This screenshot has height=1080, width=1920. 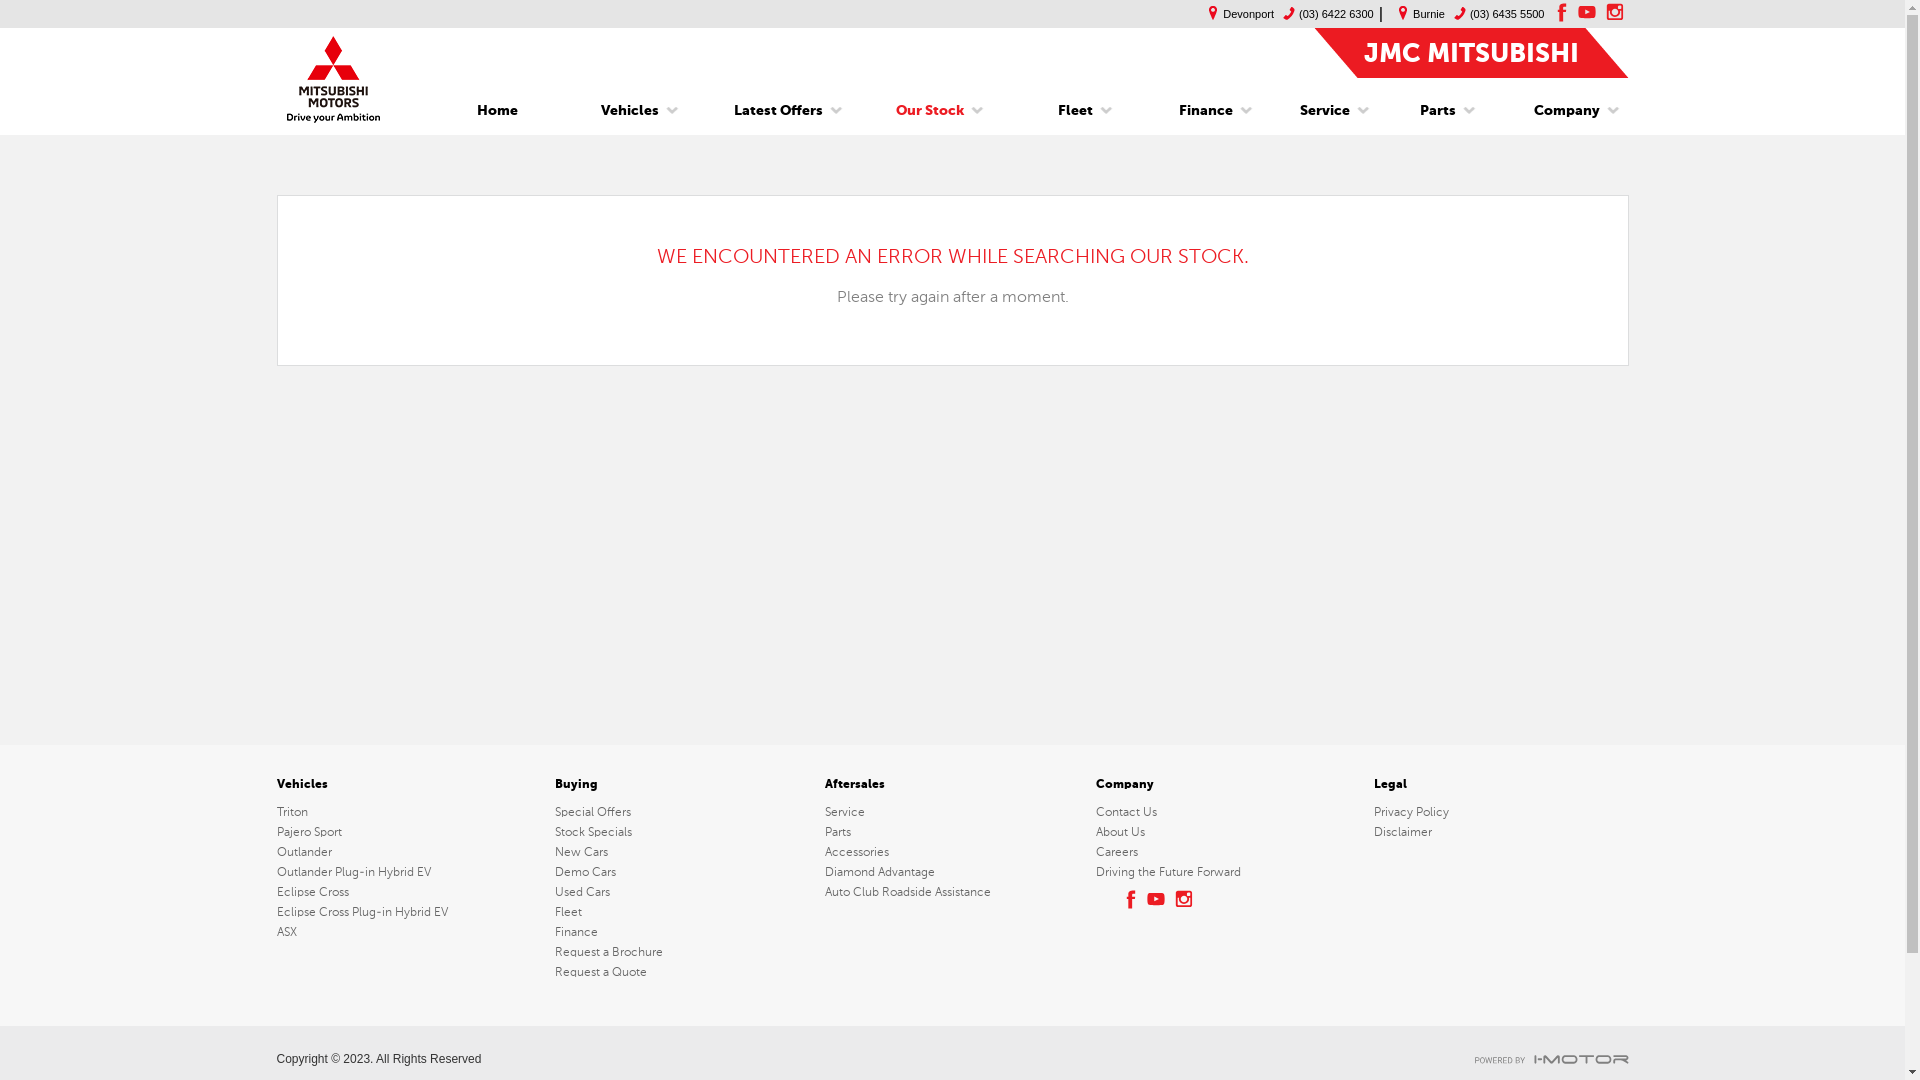 What do you see at coordinates (681, 951) in the screenshot?
I see `'Request a Brochure'` at bounding box center [681, 951].